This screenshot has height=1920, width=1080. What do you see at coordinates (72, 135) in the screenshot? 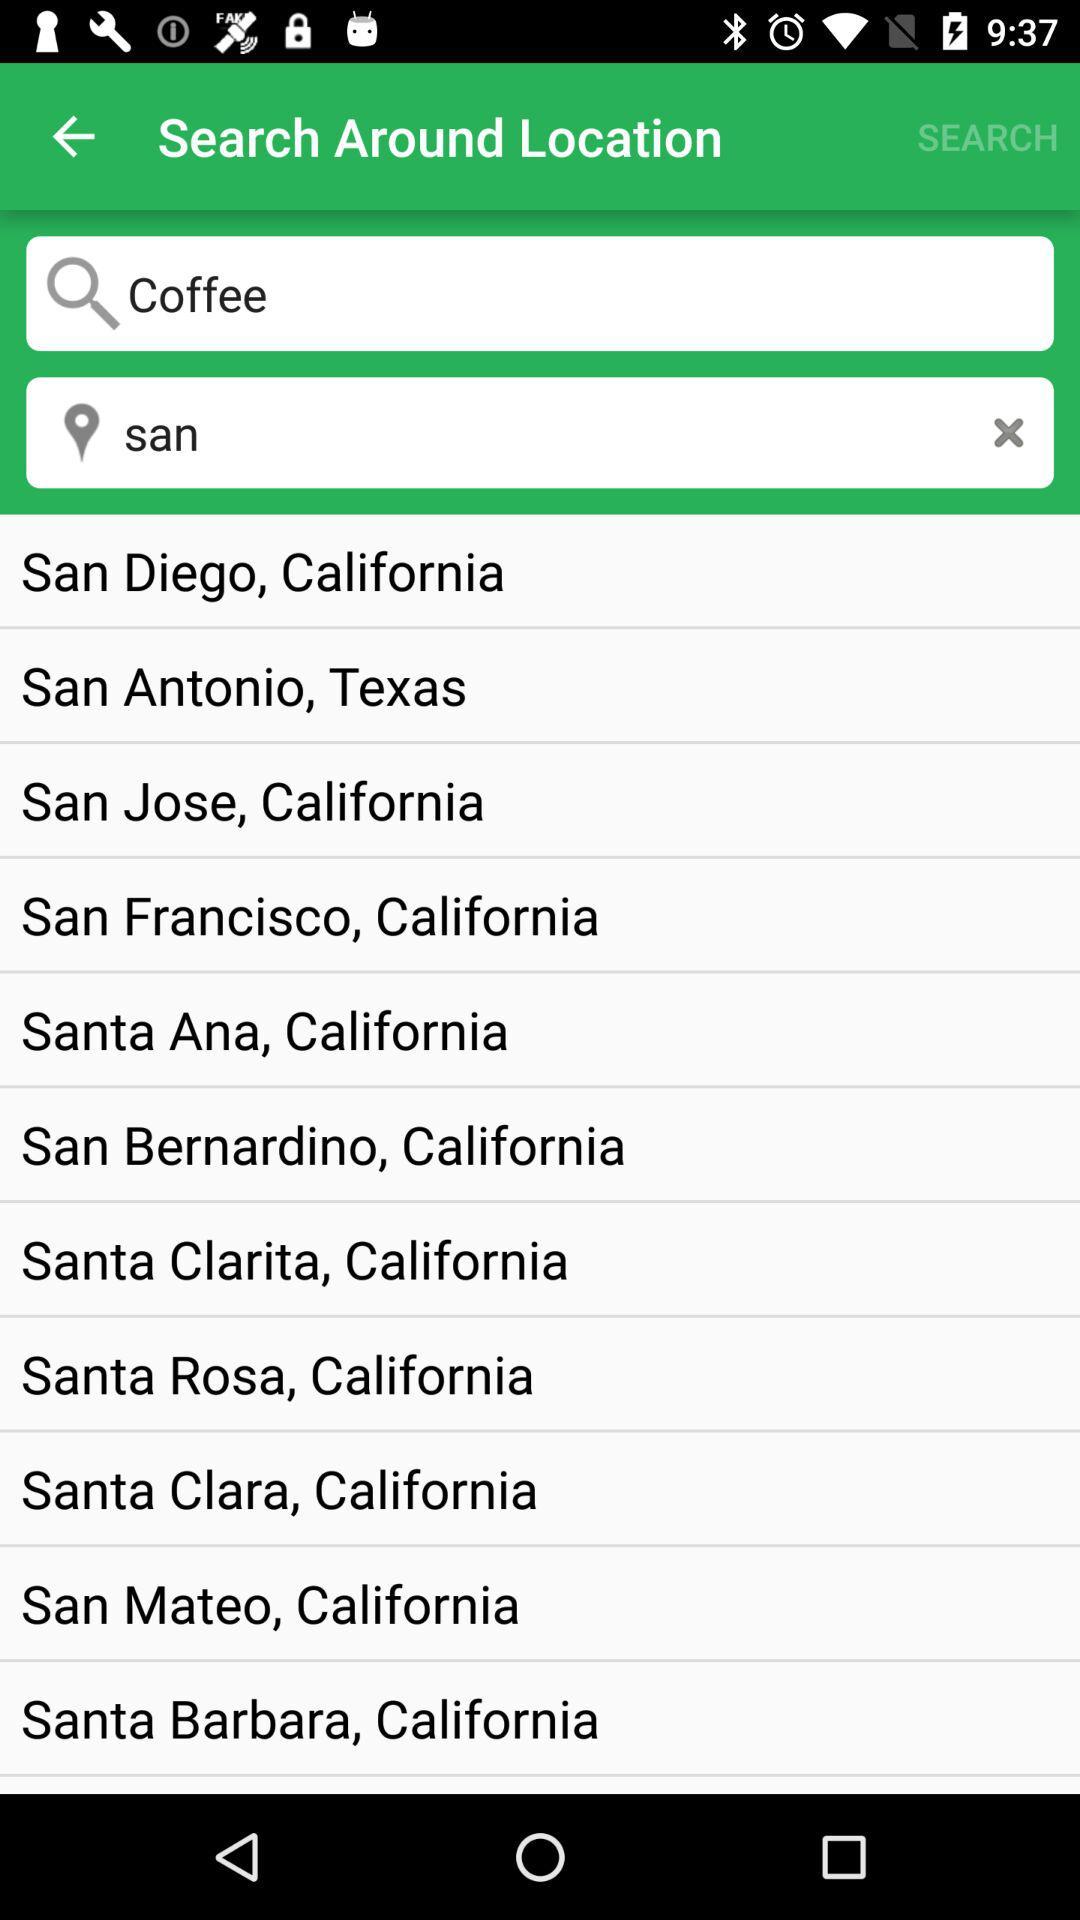
I see `the icon next to search around location` at bounding box center [72, 135].